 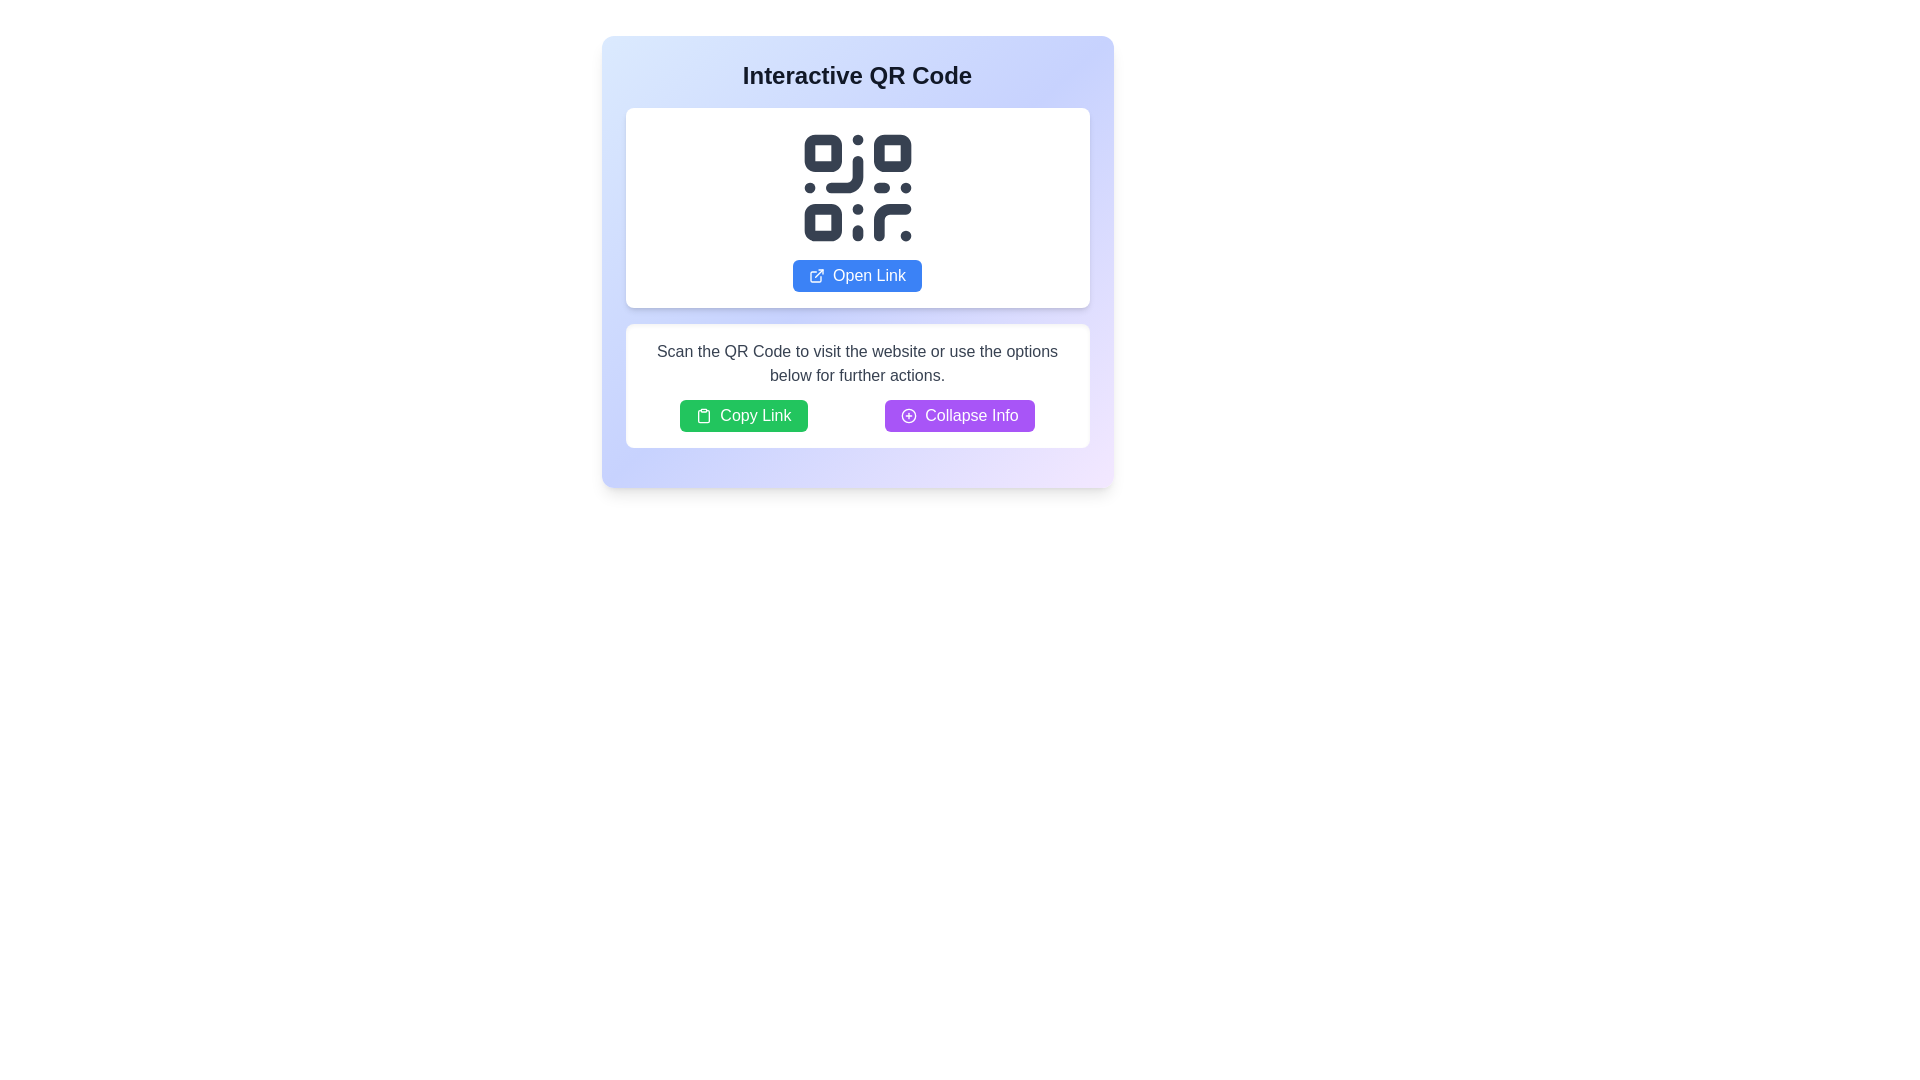 I want to click on the top-left square component with rounded corners in the QR code graphic, so click(x=822, y=152).